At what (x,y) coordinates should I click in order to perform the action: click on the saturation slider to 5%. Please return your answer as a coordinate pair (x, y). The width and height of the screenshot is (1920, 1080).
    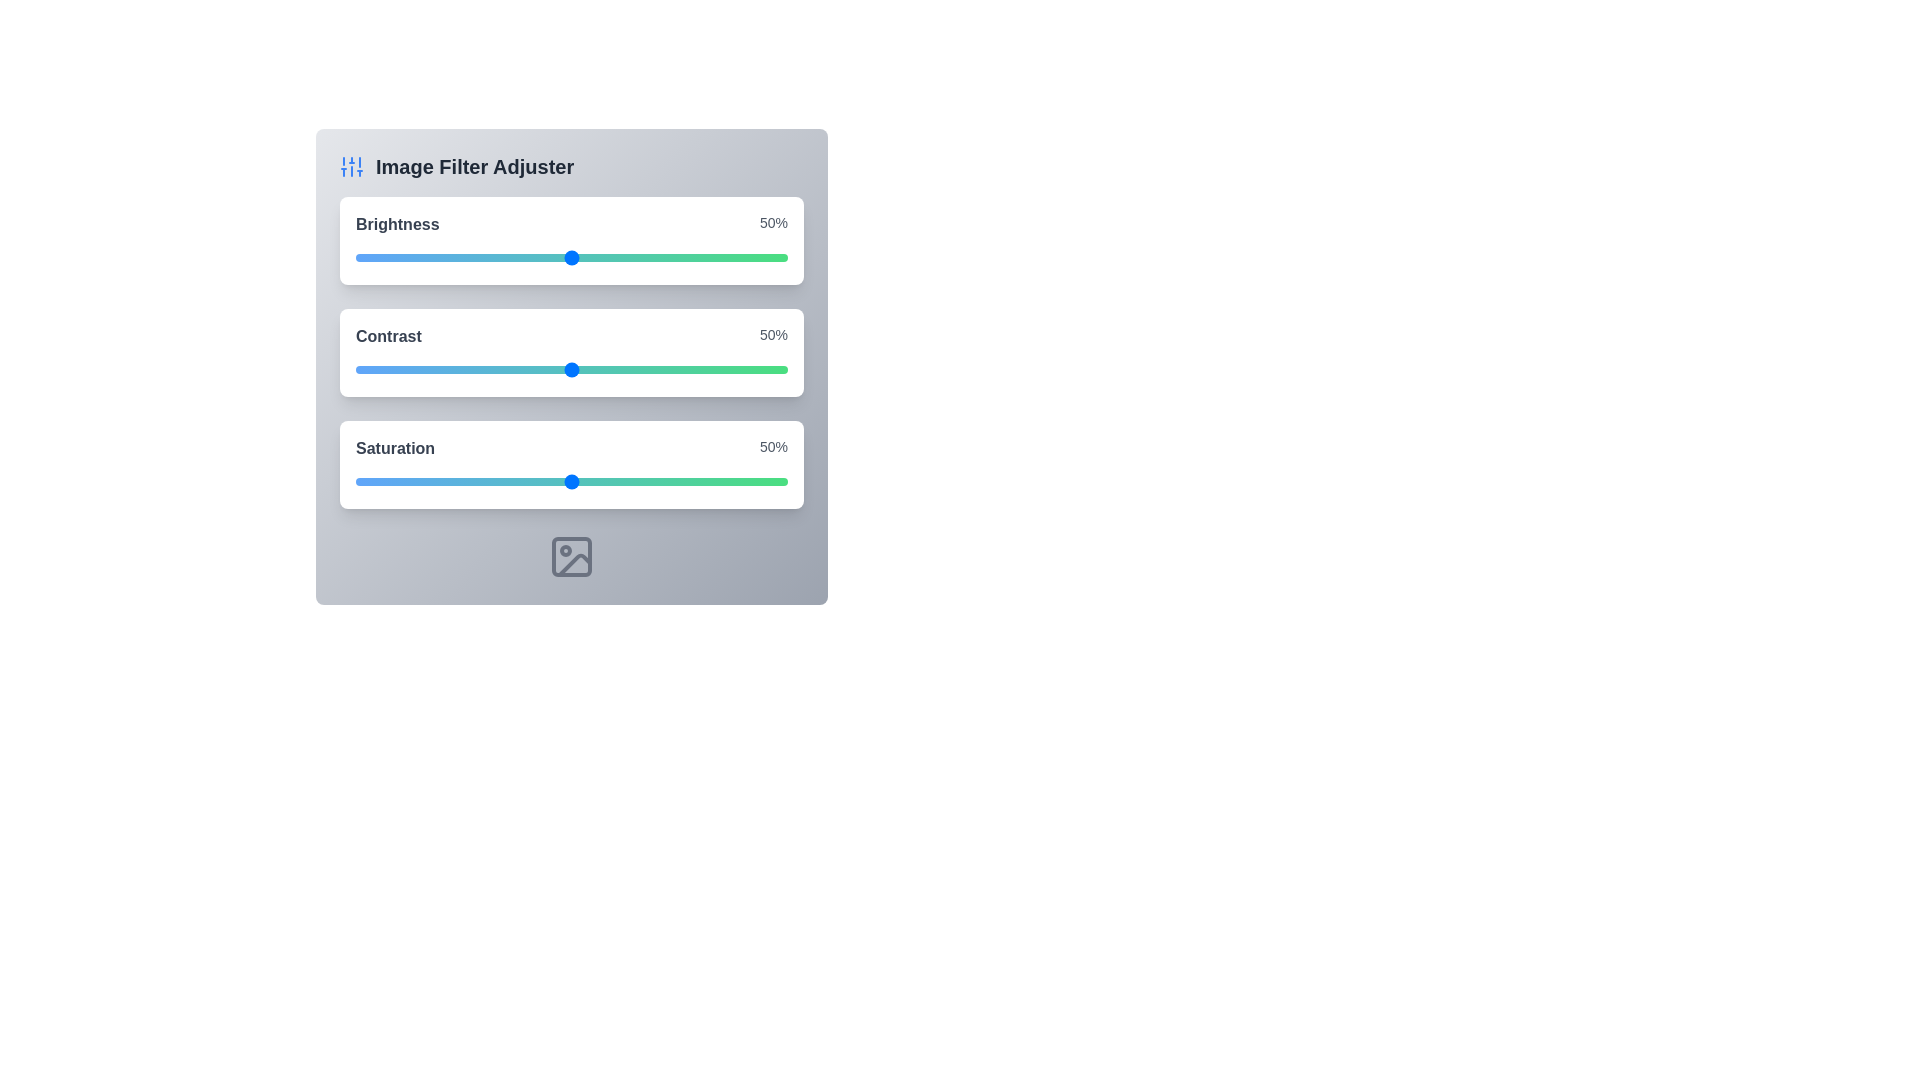
    Looking at the image, I should click on (377, 482).